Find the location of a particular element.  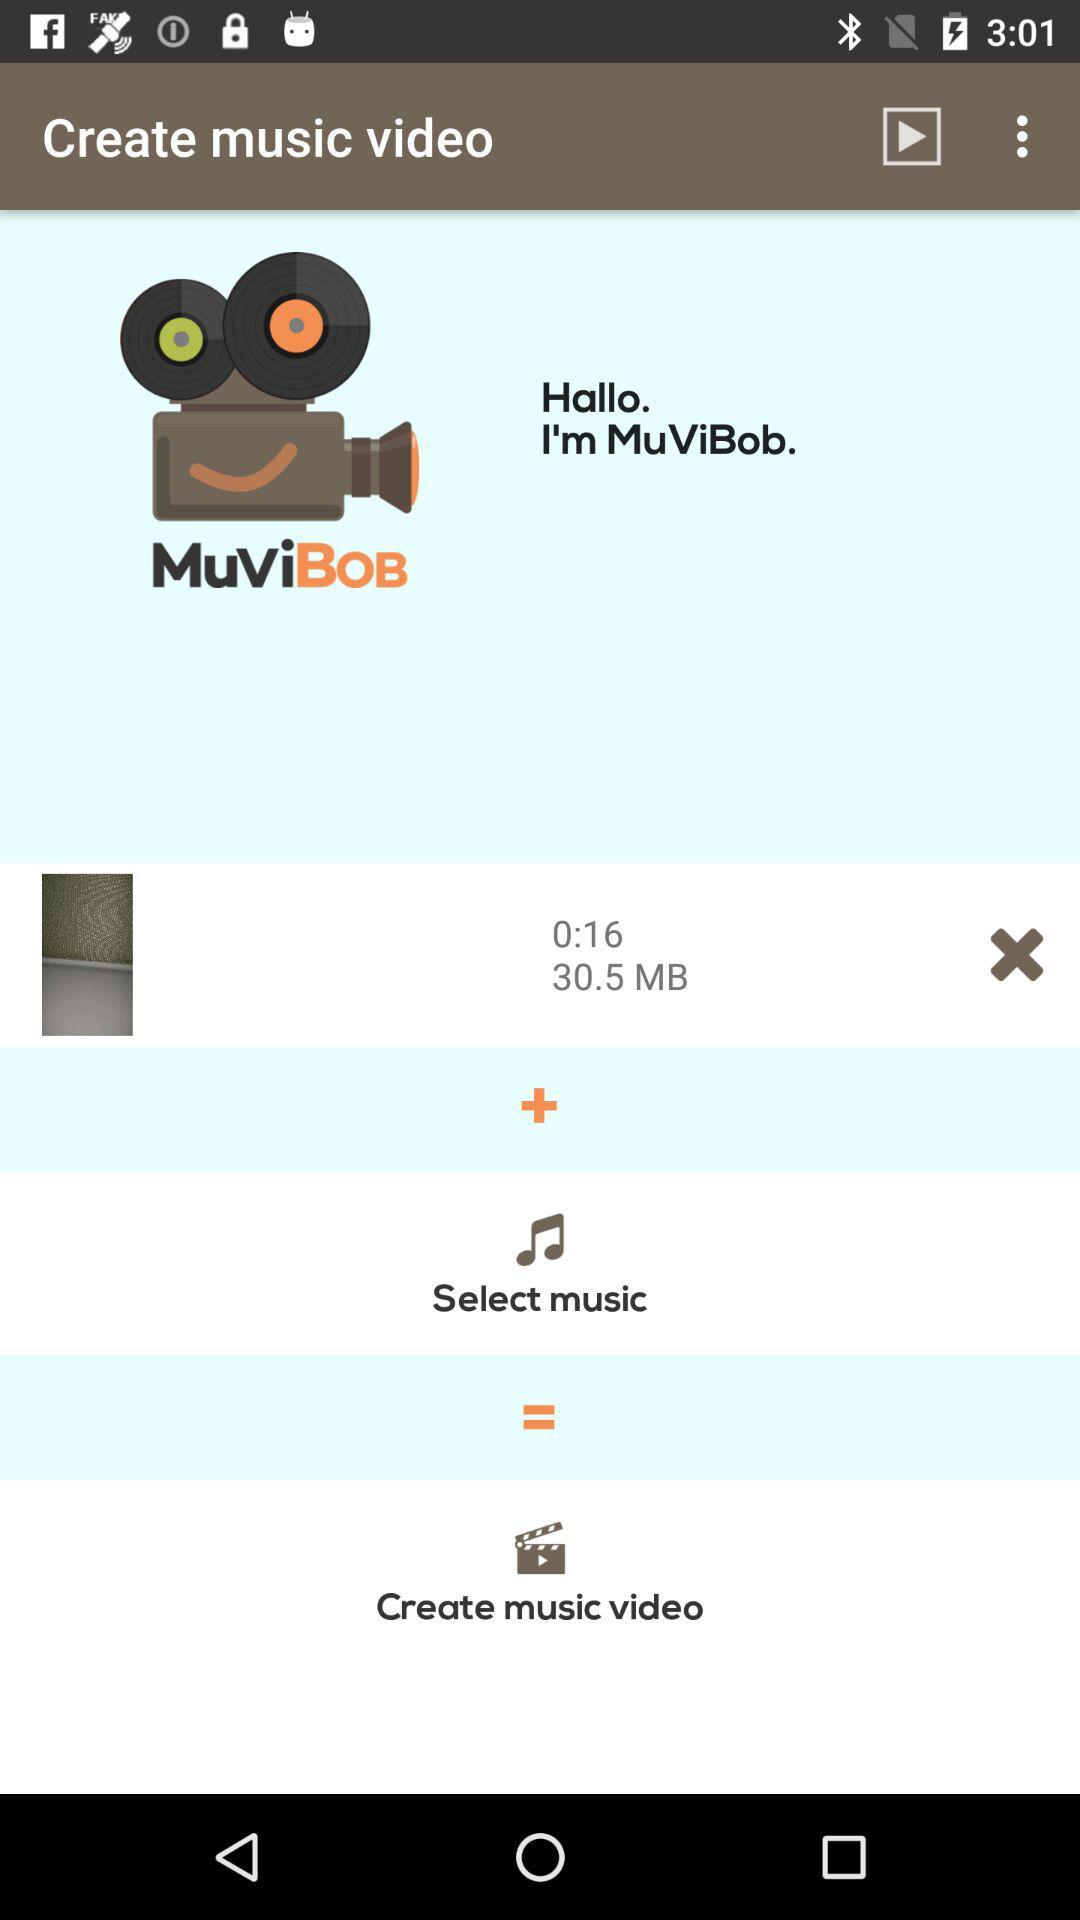

item next to create music video app is located at coordinates (911, 135).